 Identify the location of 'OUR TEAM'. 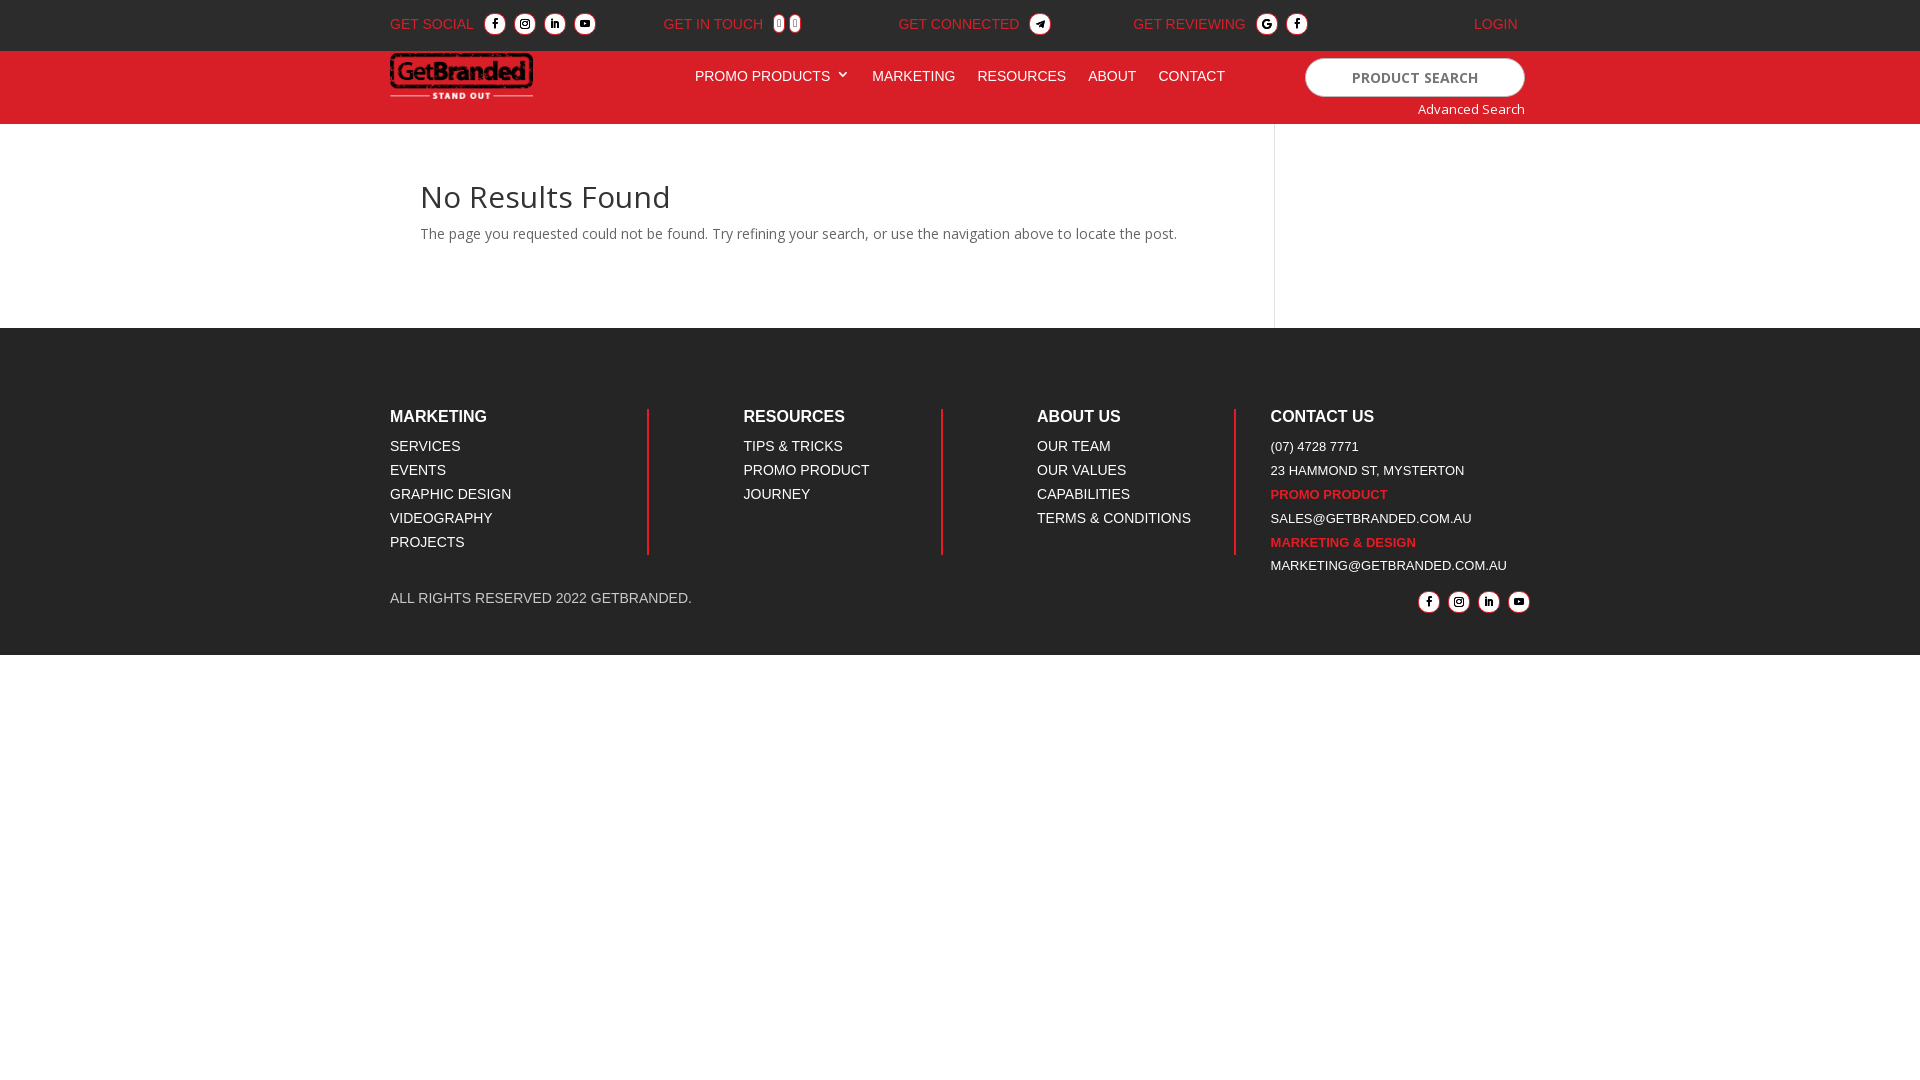
(1073, 445).